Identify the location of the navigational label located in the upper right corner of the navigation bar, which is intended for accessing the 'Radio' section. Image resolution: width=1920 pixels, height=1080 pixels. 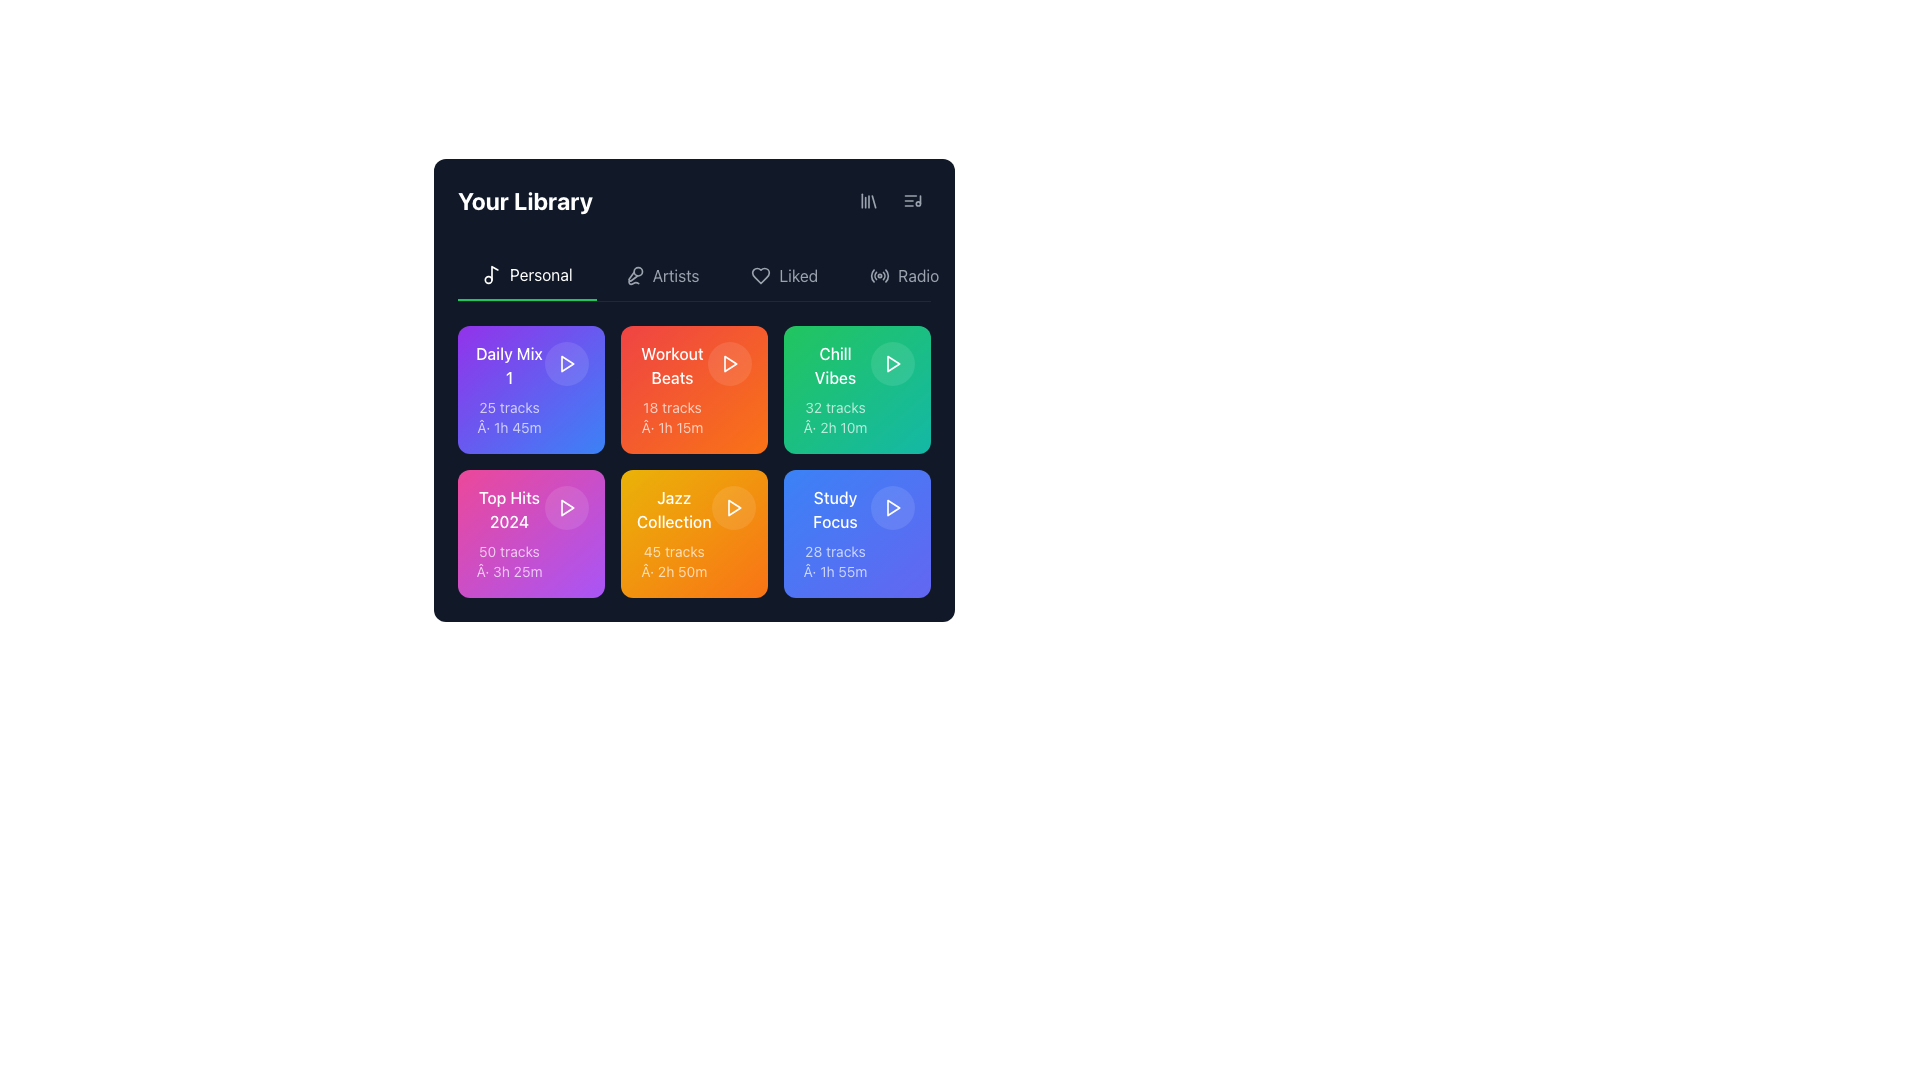
(917, 276).